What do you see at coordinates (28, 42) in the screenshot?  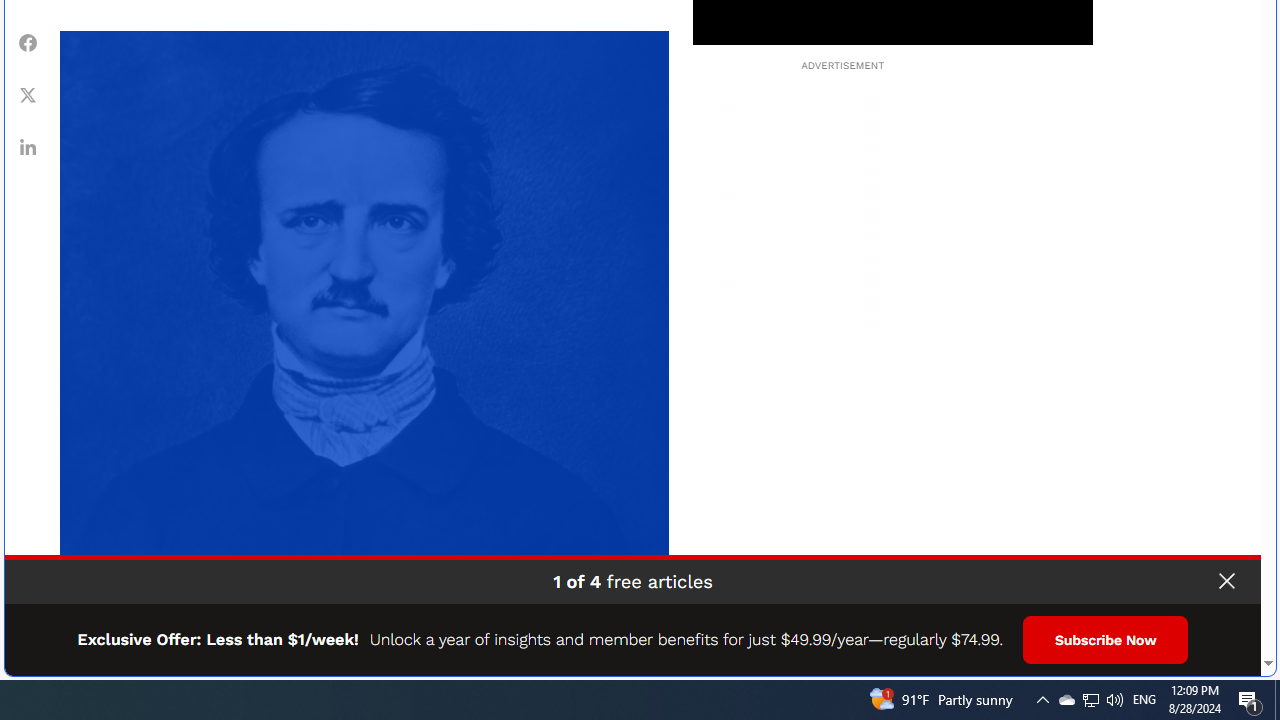 I see `'Class: fs-icon fs-icon--Facebook'` at bounding box center [28, 42].